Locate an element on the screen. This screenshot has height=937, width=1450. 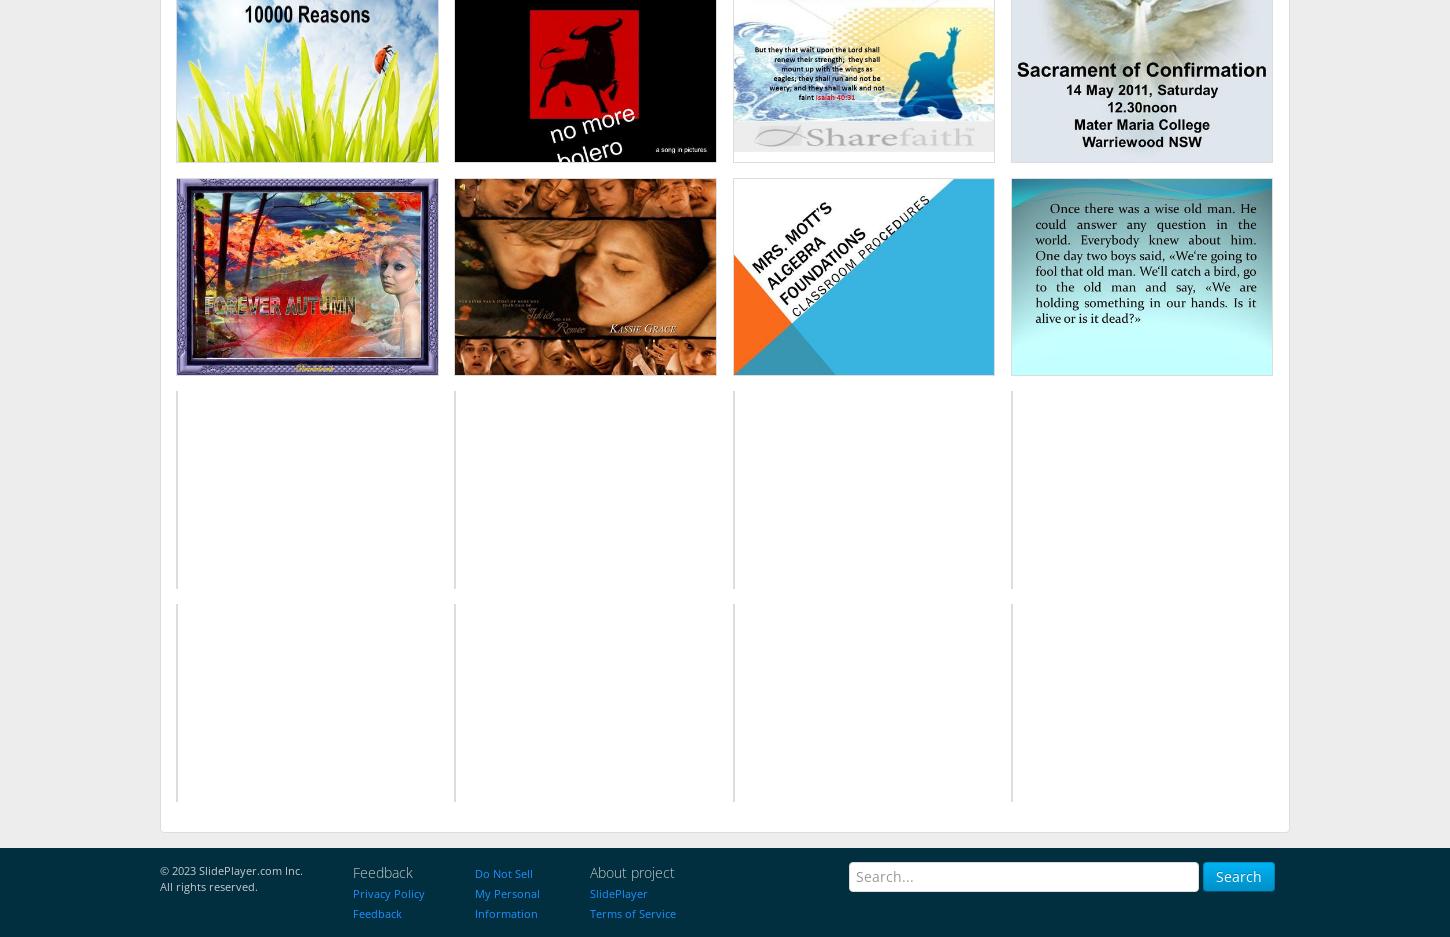
'n o m o r e b o l e r o a song in pictures I do believe that God above, created you for me to love. He chose you from all the rest, because he knew I.' is located at coordinates (585, 68).